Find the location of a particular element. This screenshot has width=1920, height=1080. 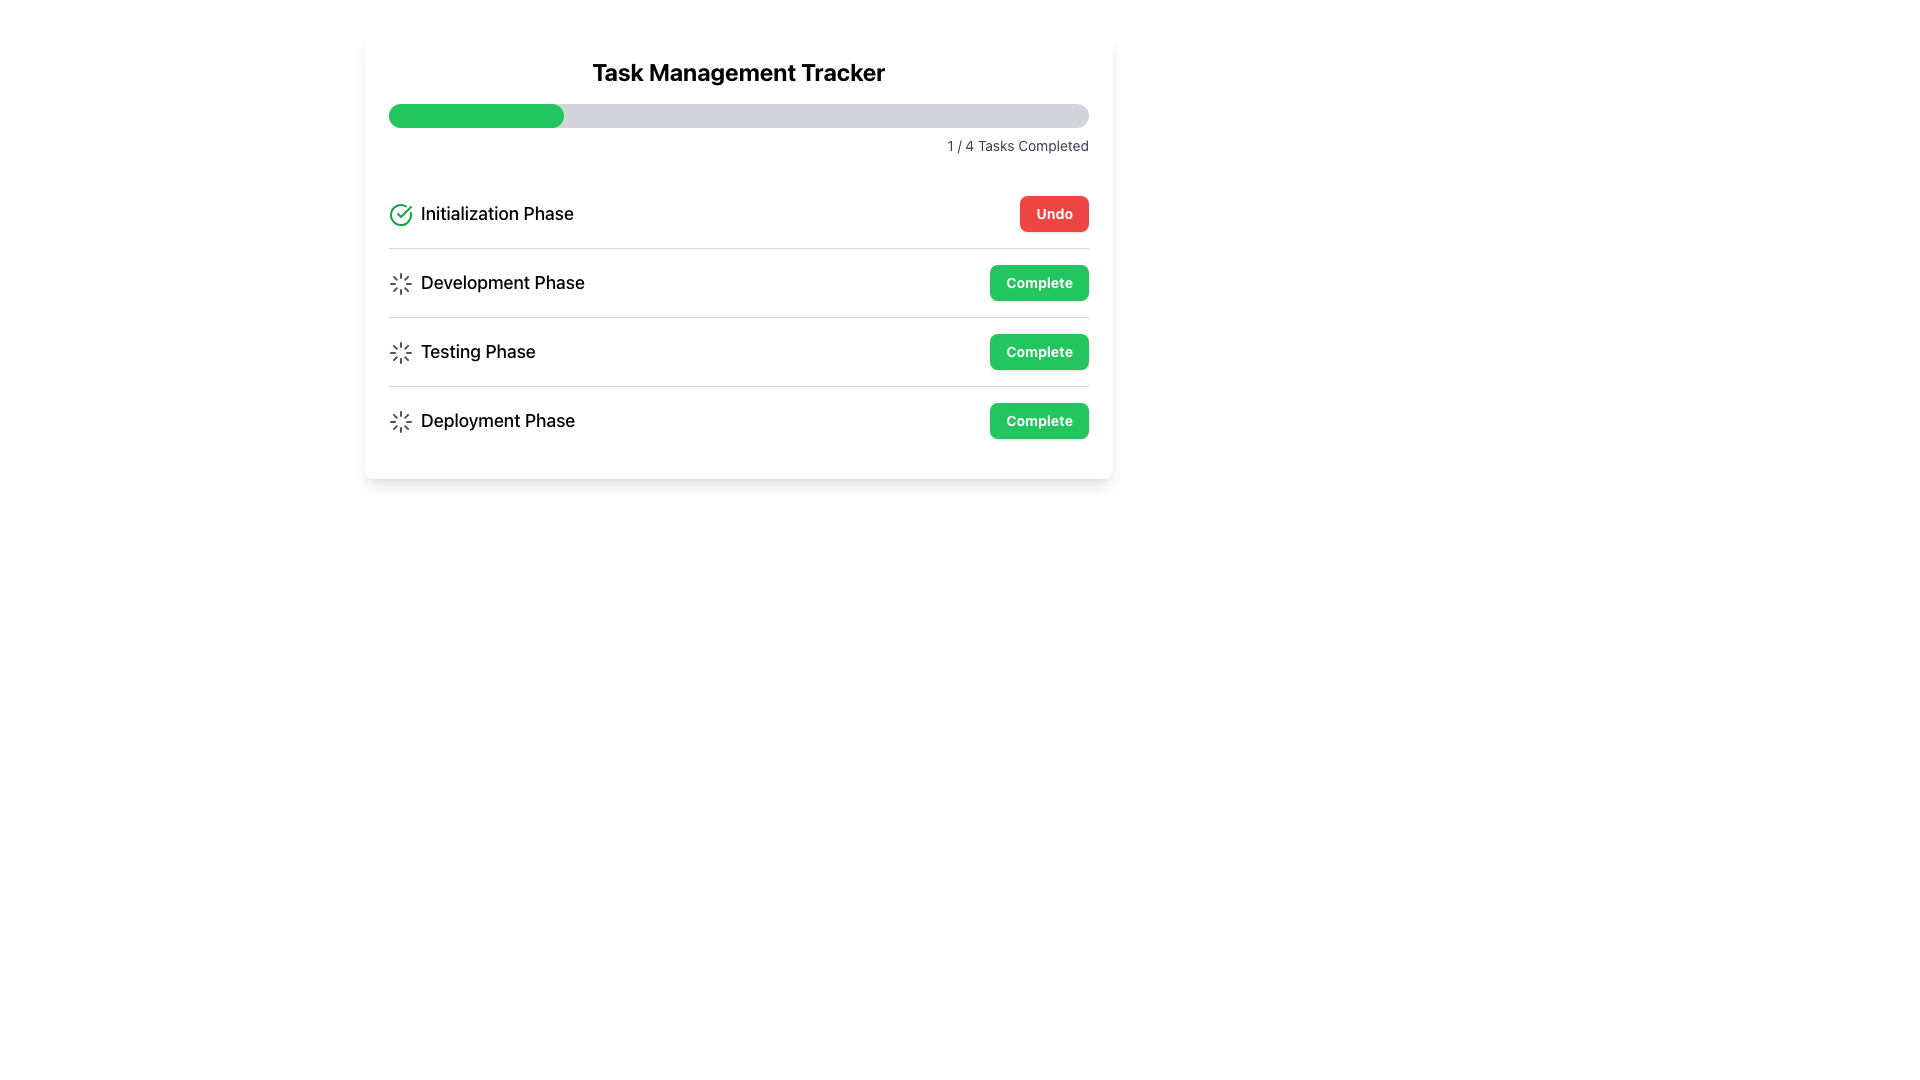

the static text element that represents the ongoing phase in a task management tracker, located below the 'Initialization Phase' section and aligned with the spinner icon and 'Complete' button is located at coordinates (486, 282).